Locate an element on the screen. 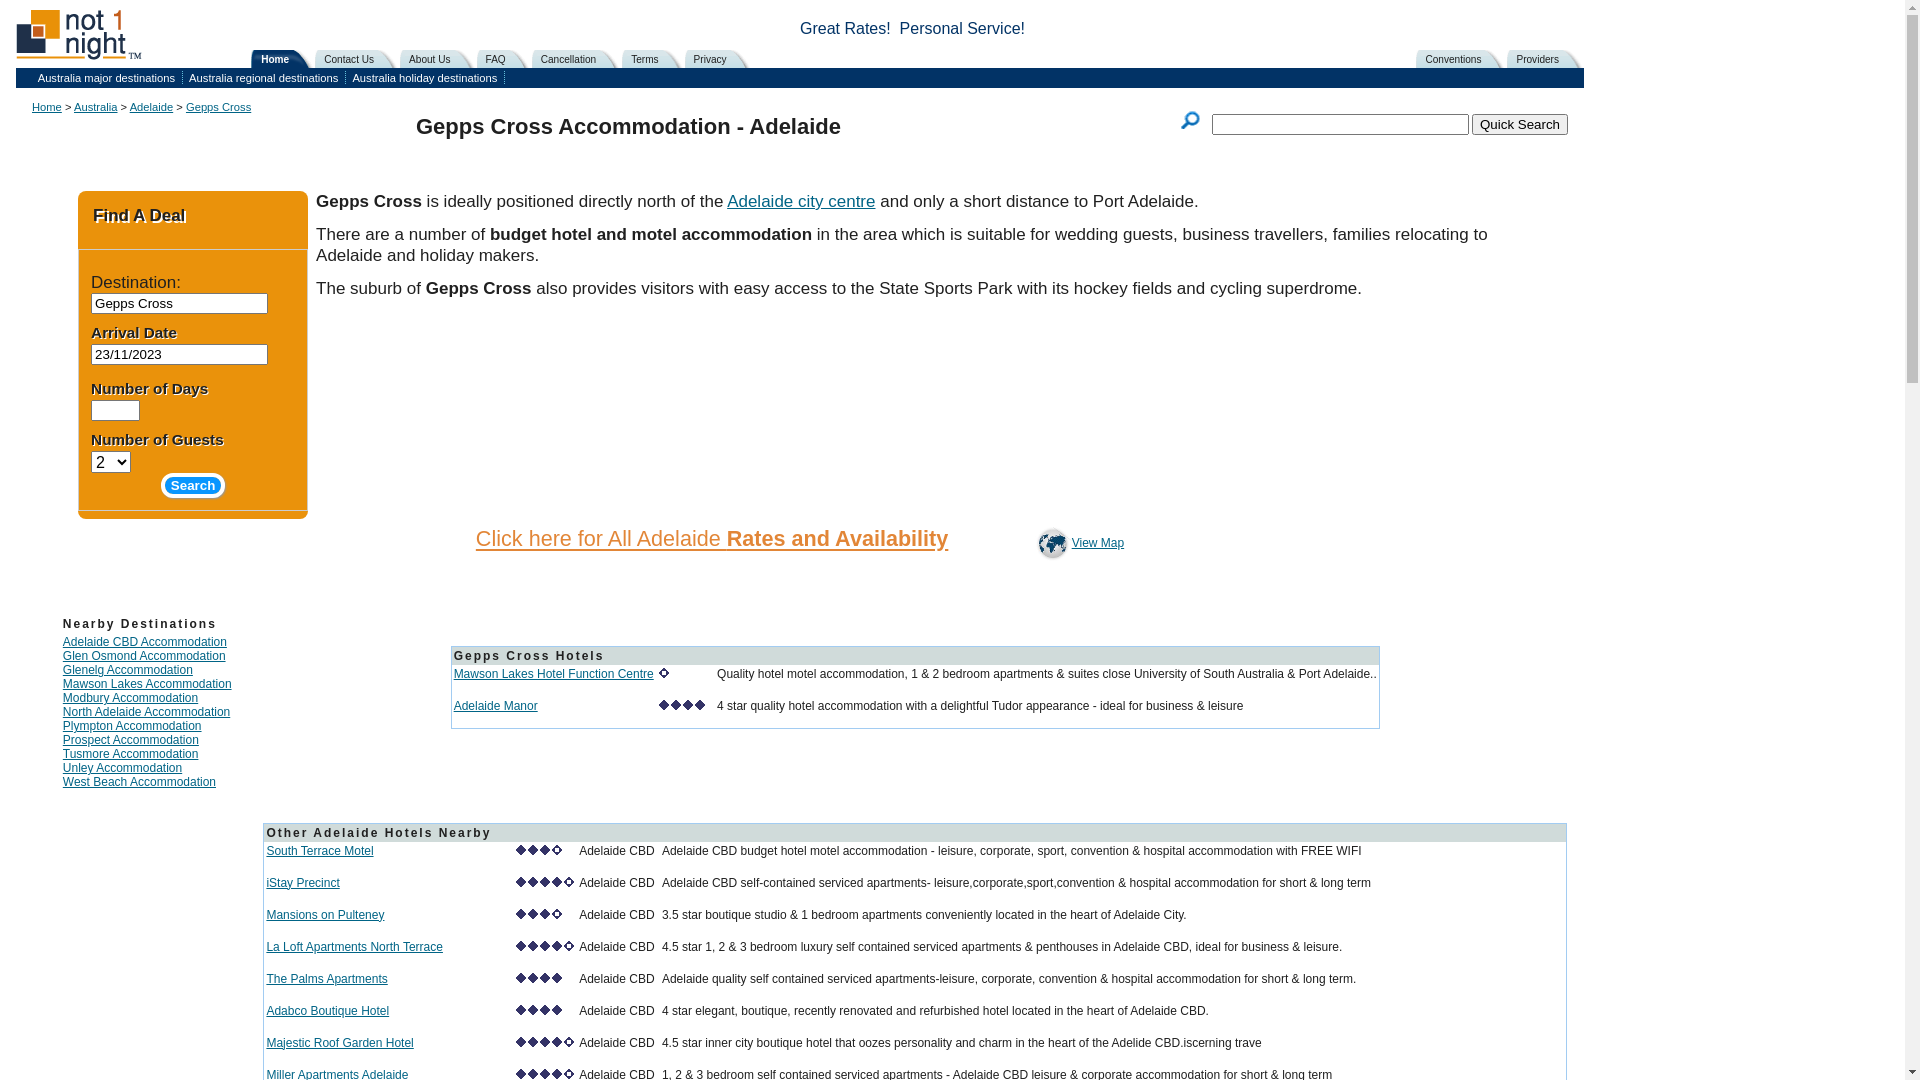  'Adabco Boutique Hotel' is located at coordinates (327, 1010).